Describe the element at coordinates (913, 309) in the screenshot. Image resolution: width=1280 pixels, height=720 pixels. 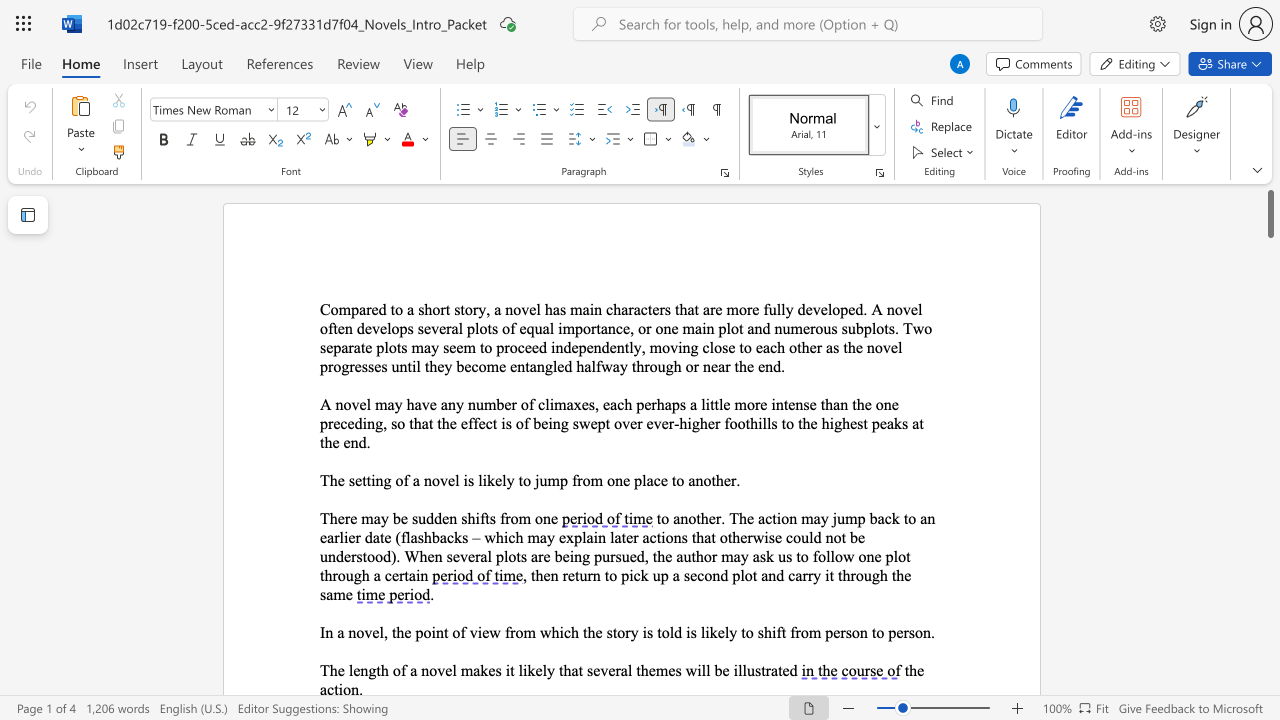
I see `the 9th character "e" in the text` at that location.